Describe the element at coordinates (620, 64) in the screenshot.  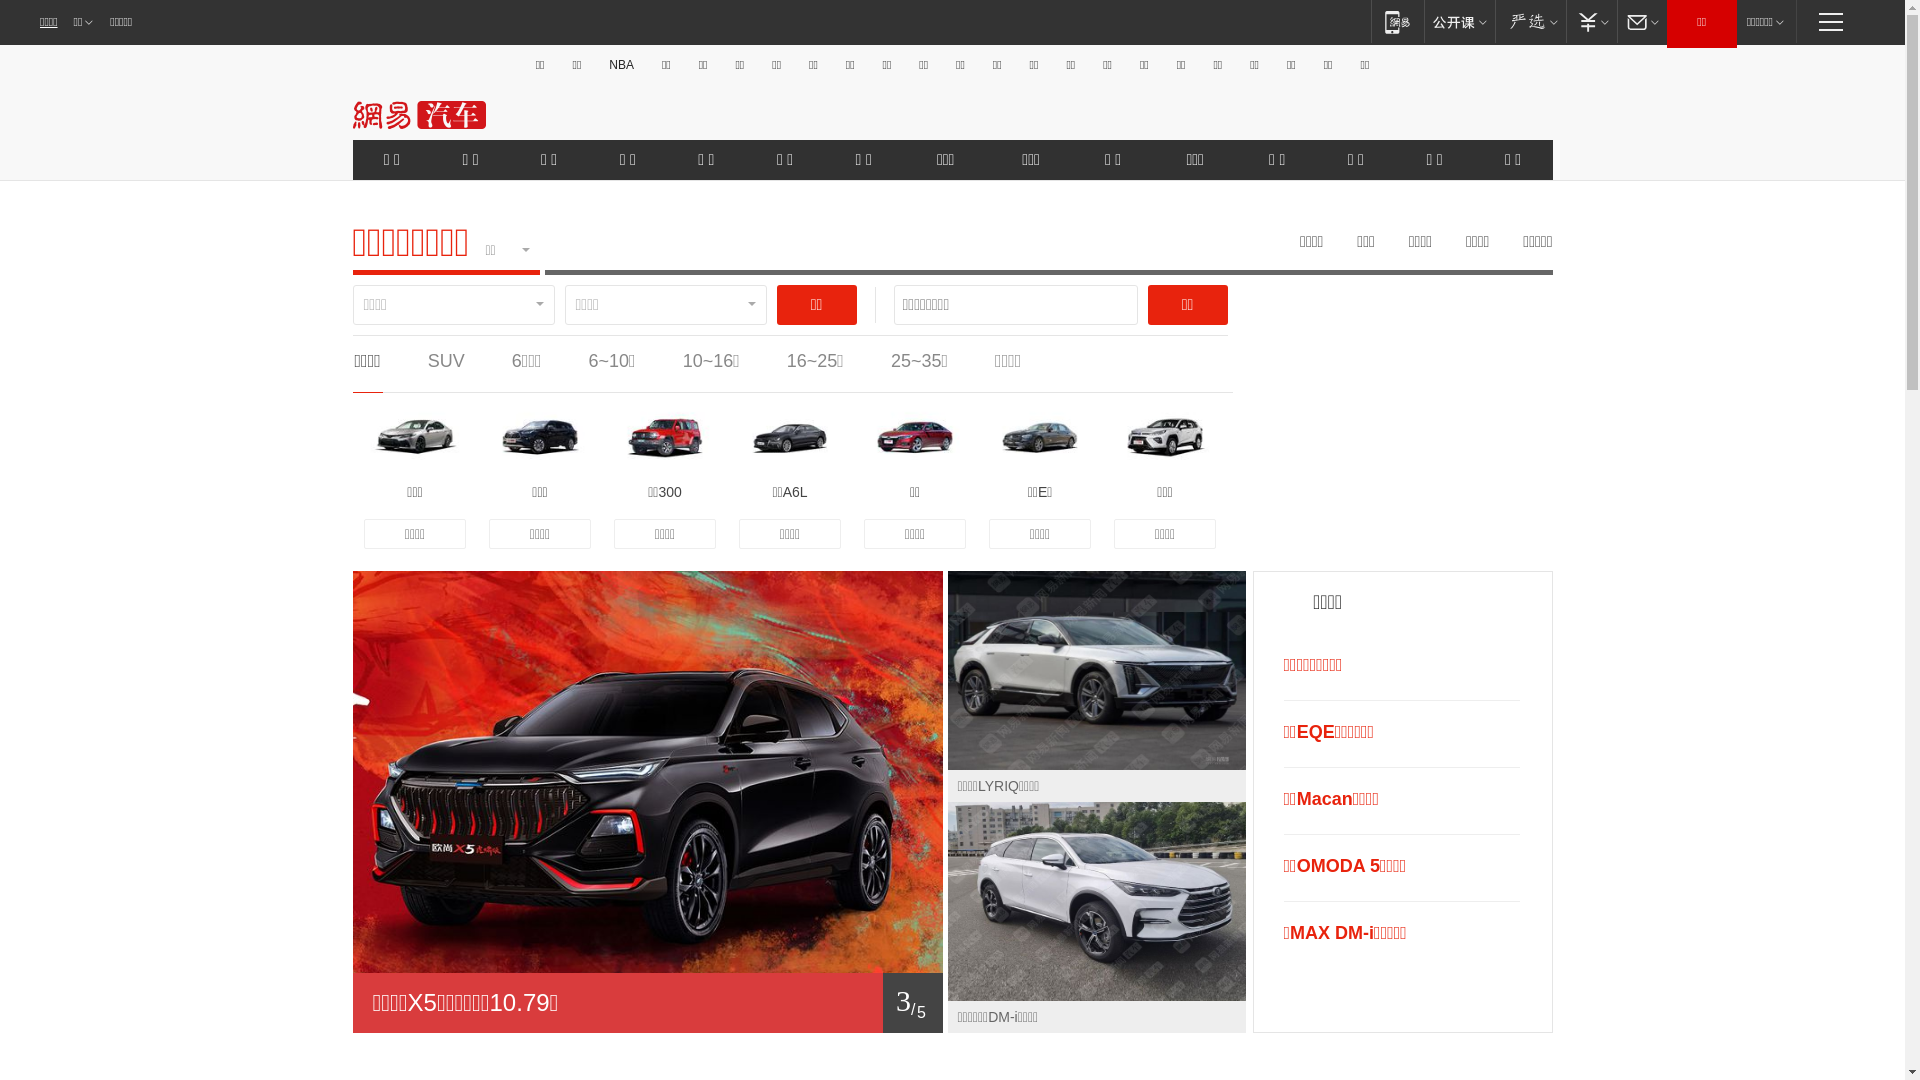
I see `'NBA'` at that location.